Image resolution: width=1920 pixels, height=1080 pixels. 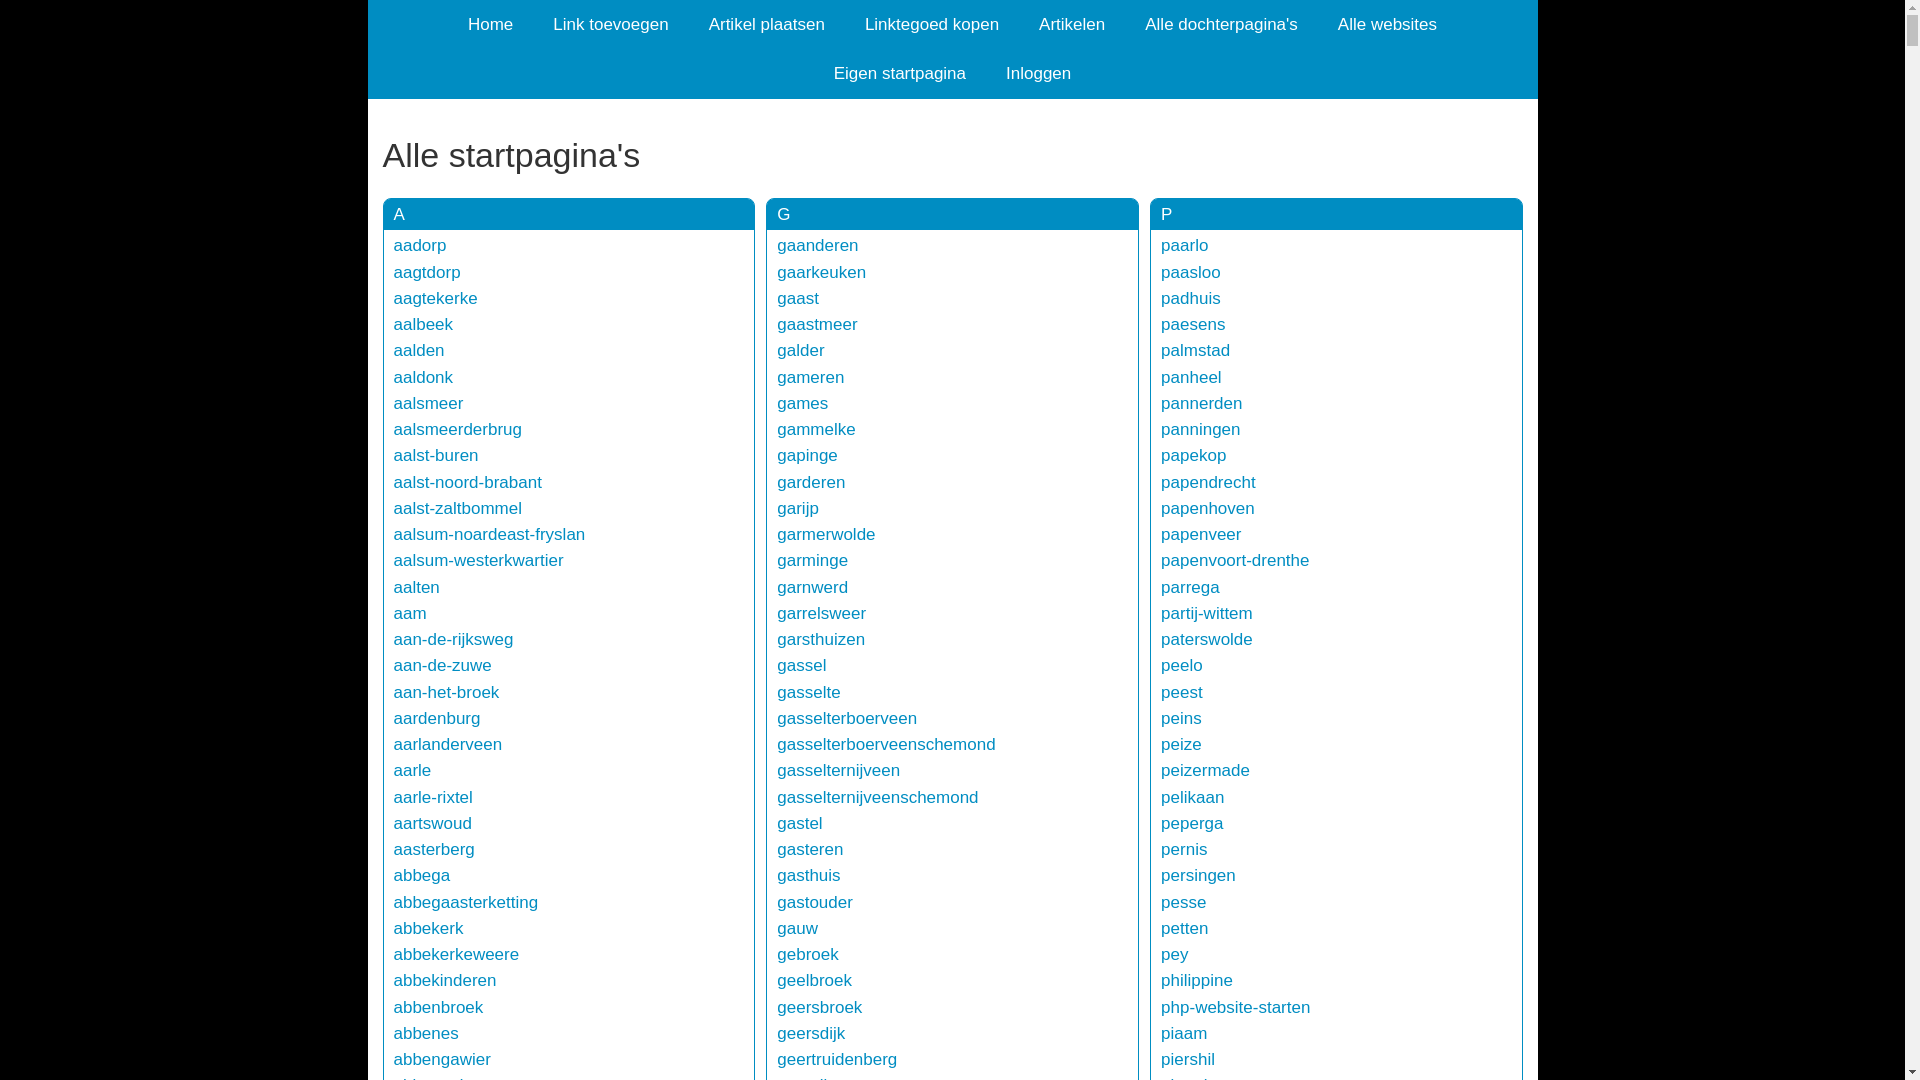 What do you see at coordinates (444, 979) in the screenshot?
I see `'abbekinderen'` at bounding box center [444, 979].